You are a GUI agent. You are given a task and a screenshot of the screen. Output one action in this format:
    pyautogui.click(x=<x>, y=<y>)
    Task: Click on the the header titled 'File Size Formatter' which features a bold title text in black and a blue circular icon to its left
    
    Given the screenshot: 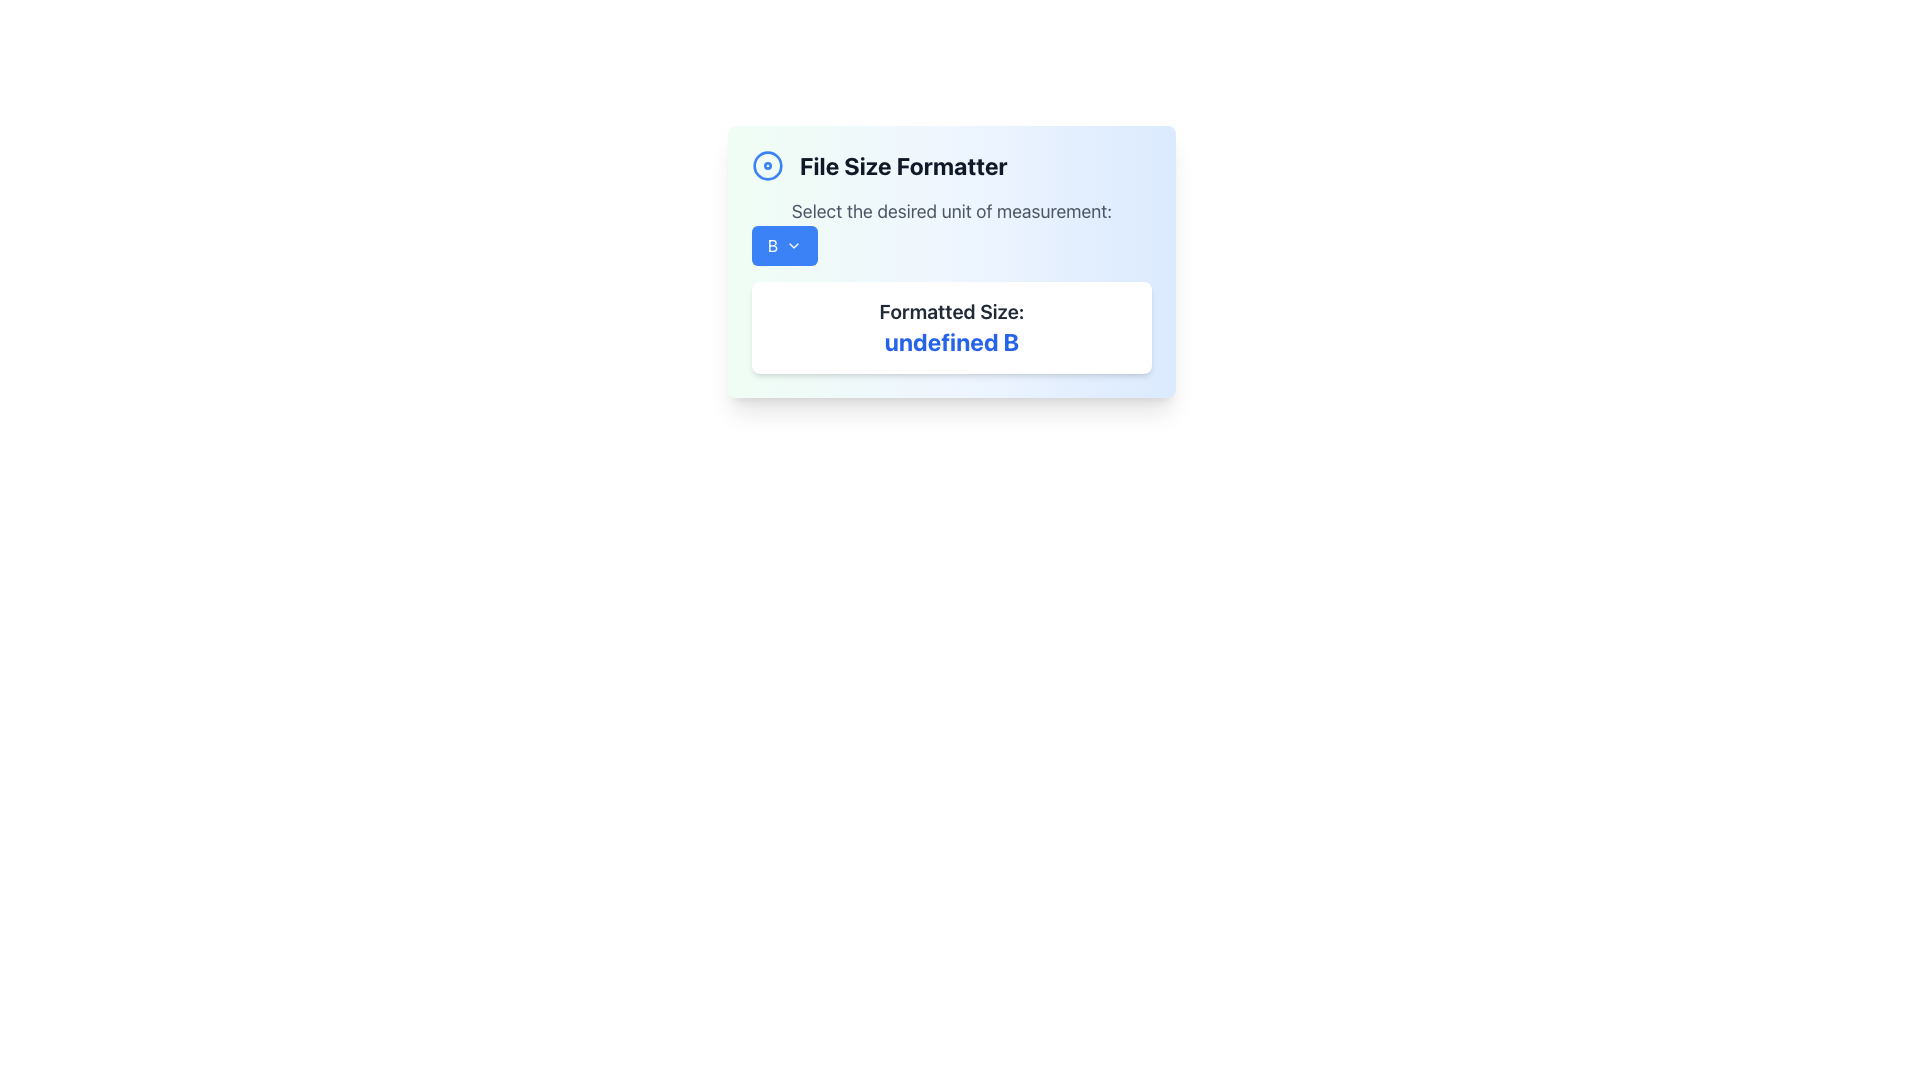 What is the action you would take?
    pyautogui.click(x=950, y=164)
    